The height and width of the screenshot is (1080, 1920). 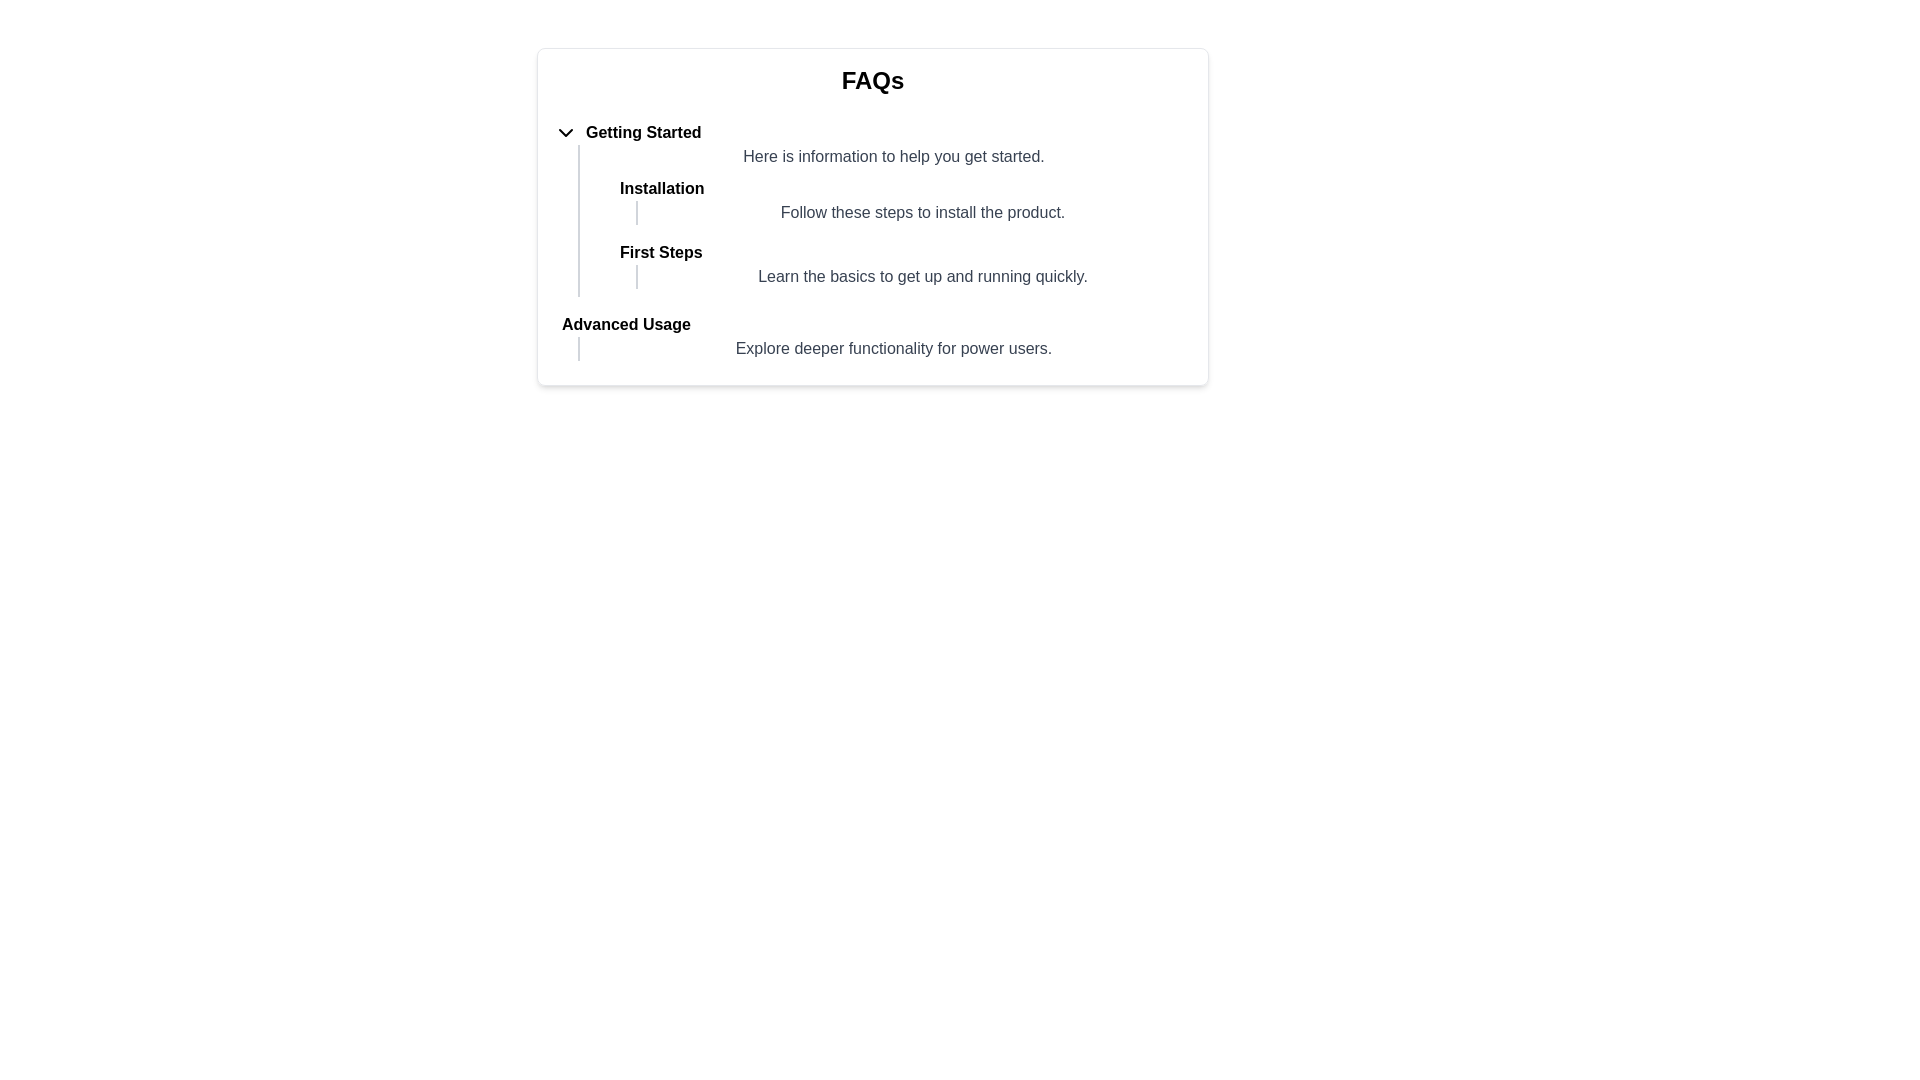 I want to click on static text element that reads 'Learn the basics to get up and running quickly.' positioned below the 'First Steps' label, so click(x=912, y=277).